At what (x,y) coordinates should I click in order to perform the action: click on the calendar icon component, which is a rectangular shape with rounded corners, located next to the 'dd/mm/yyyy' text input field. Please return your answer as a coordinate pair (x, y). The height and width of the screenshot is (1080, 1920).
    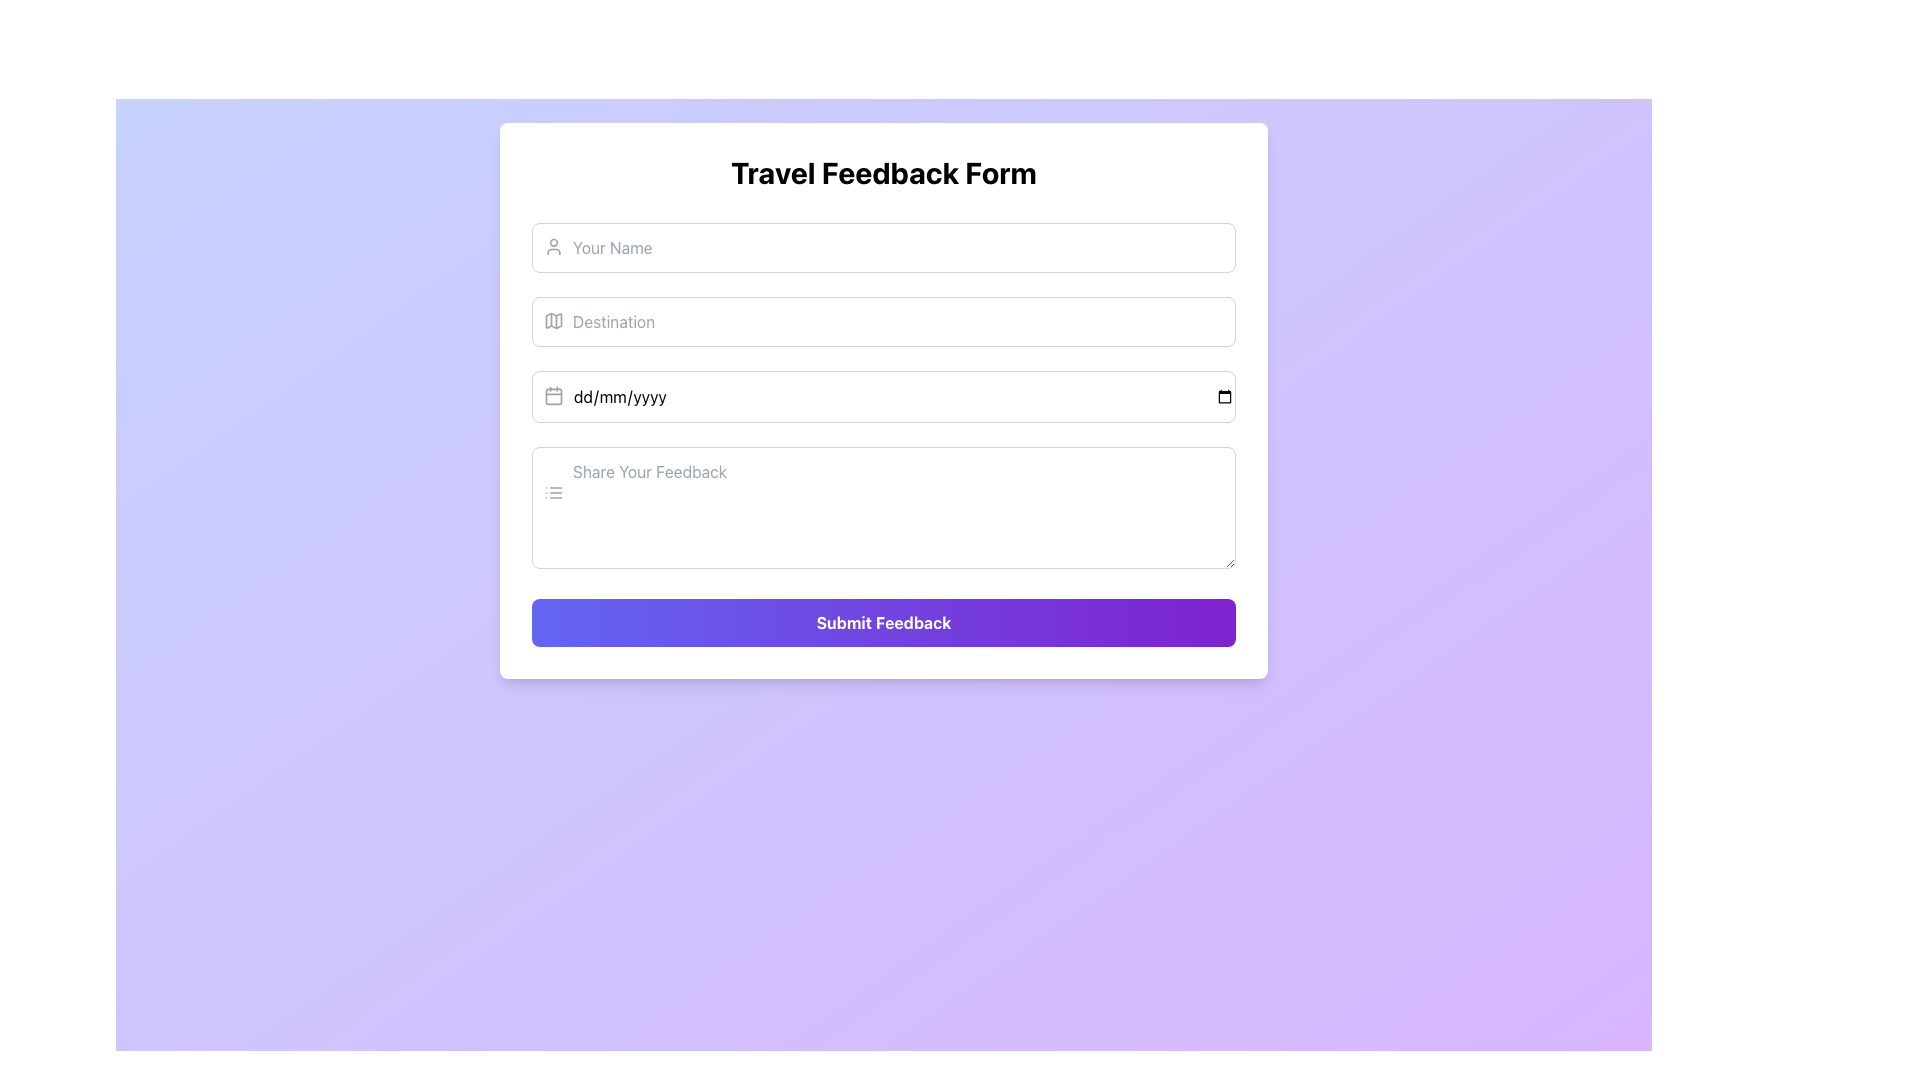
    Looking at the image, I should click on (553, 396).